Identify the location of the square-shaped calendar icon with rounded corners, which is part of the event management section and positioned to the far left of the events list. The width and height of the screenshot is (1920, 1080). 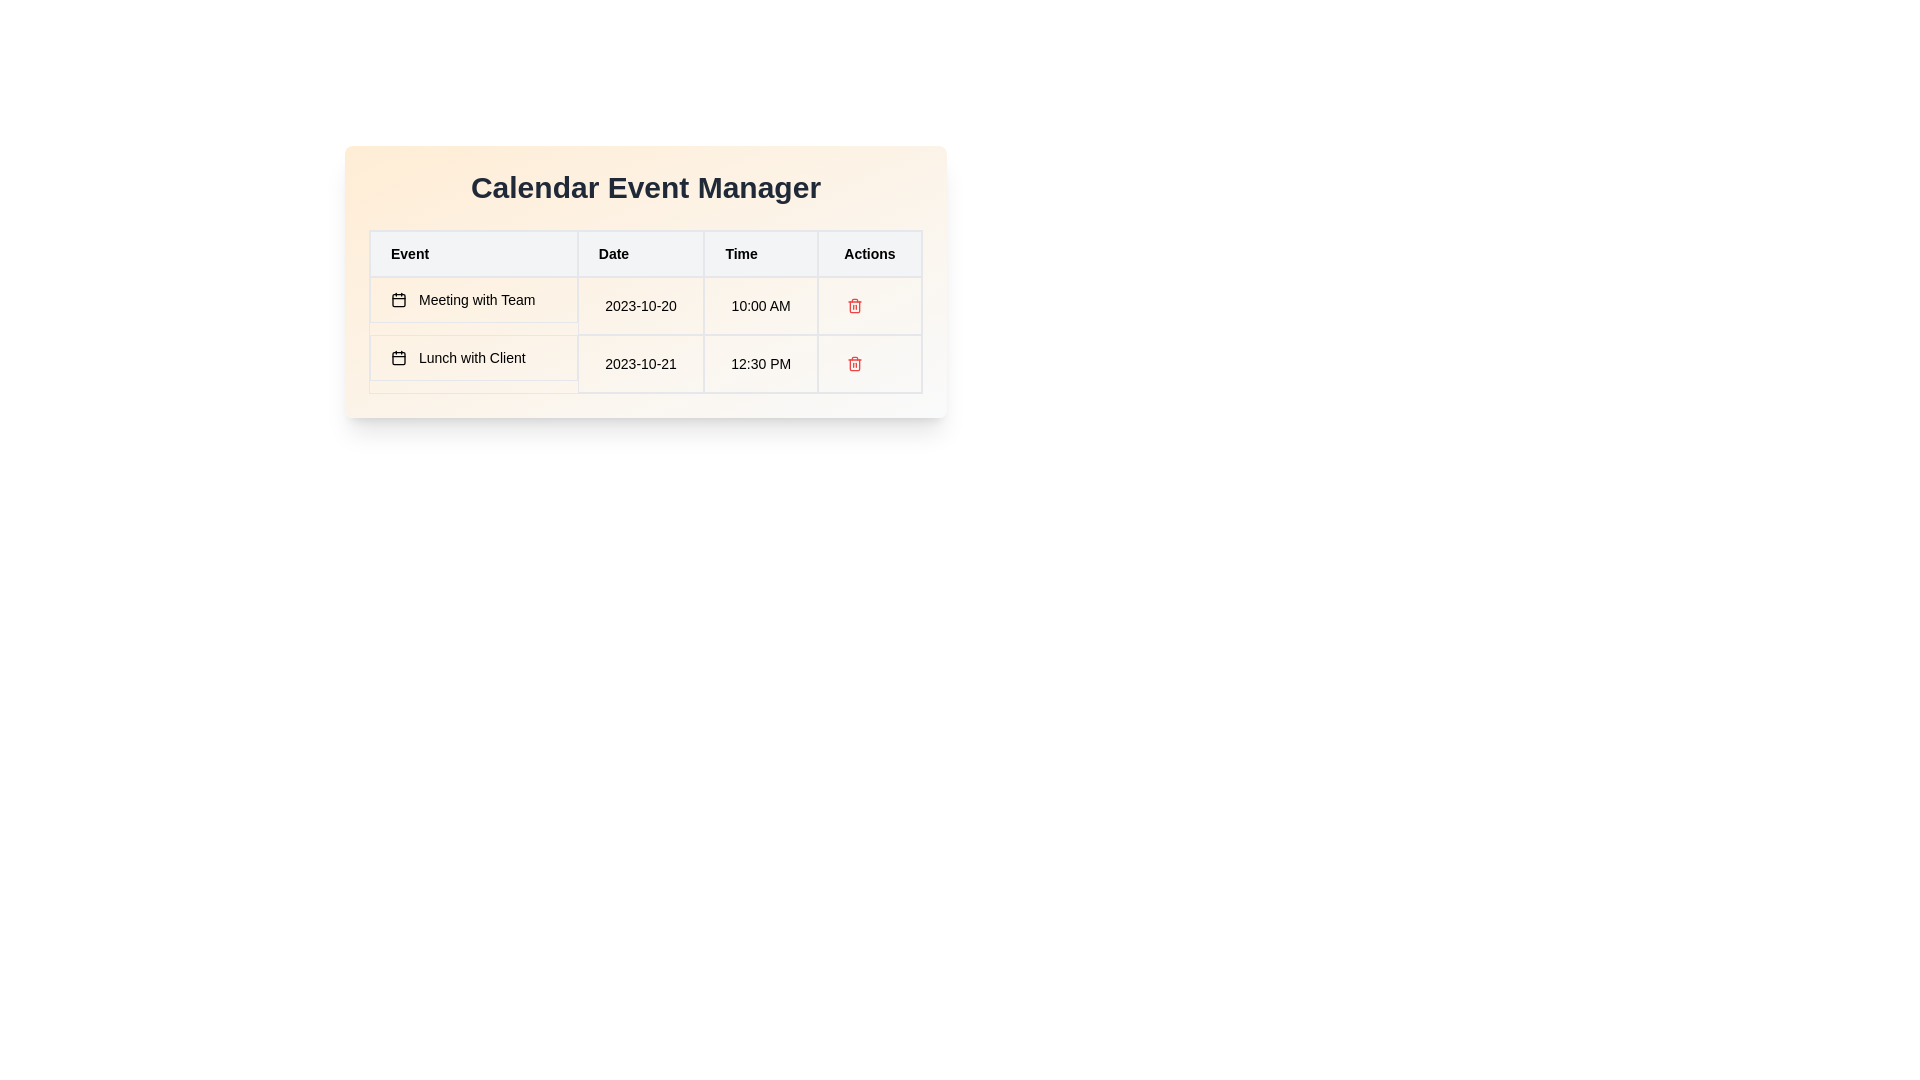
(398, 357).